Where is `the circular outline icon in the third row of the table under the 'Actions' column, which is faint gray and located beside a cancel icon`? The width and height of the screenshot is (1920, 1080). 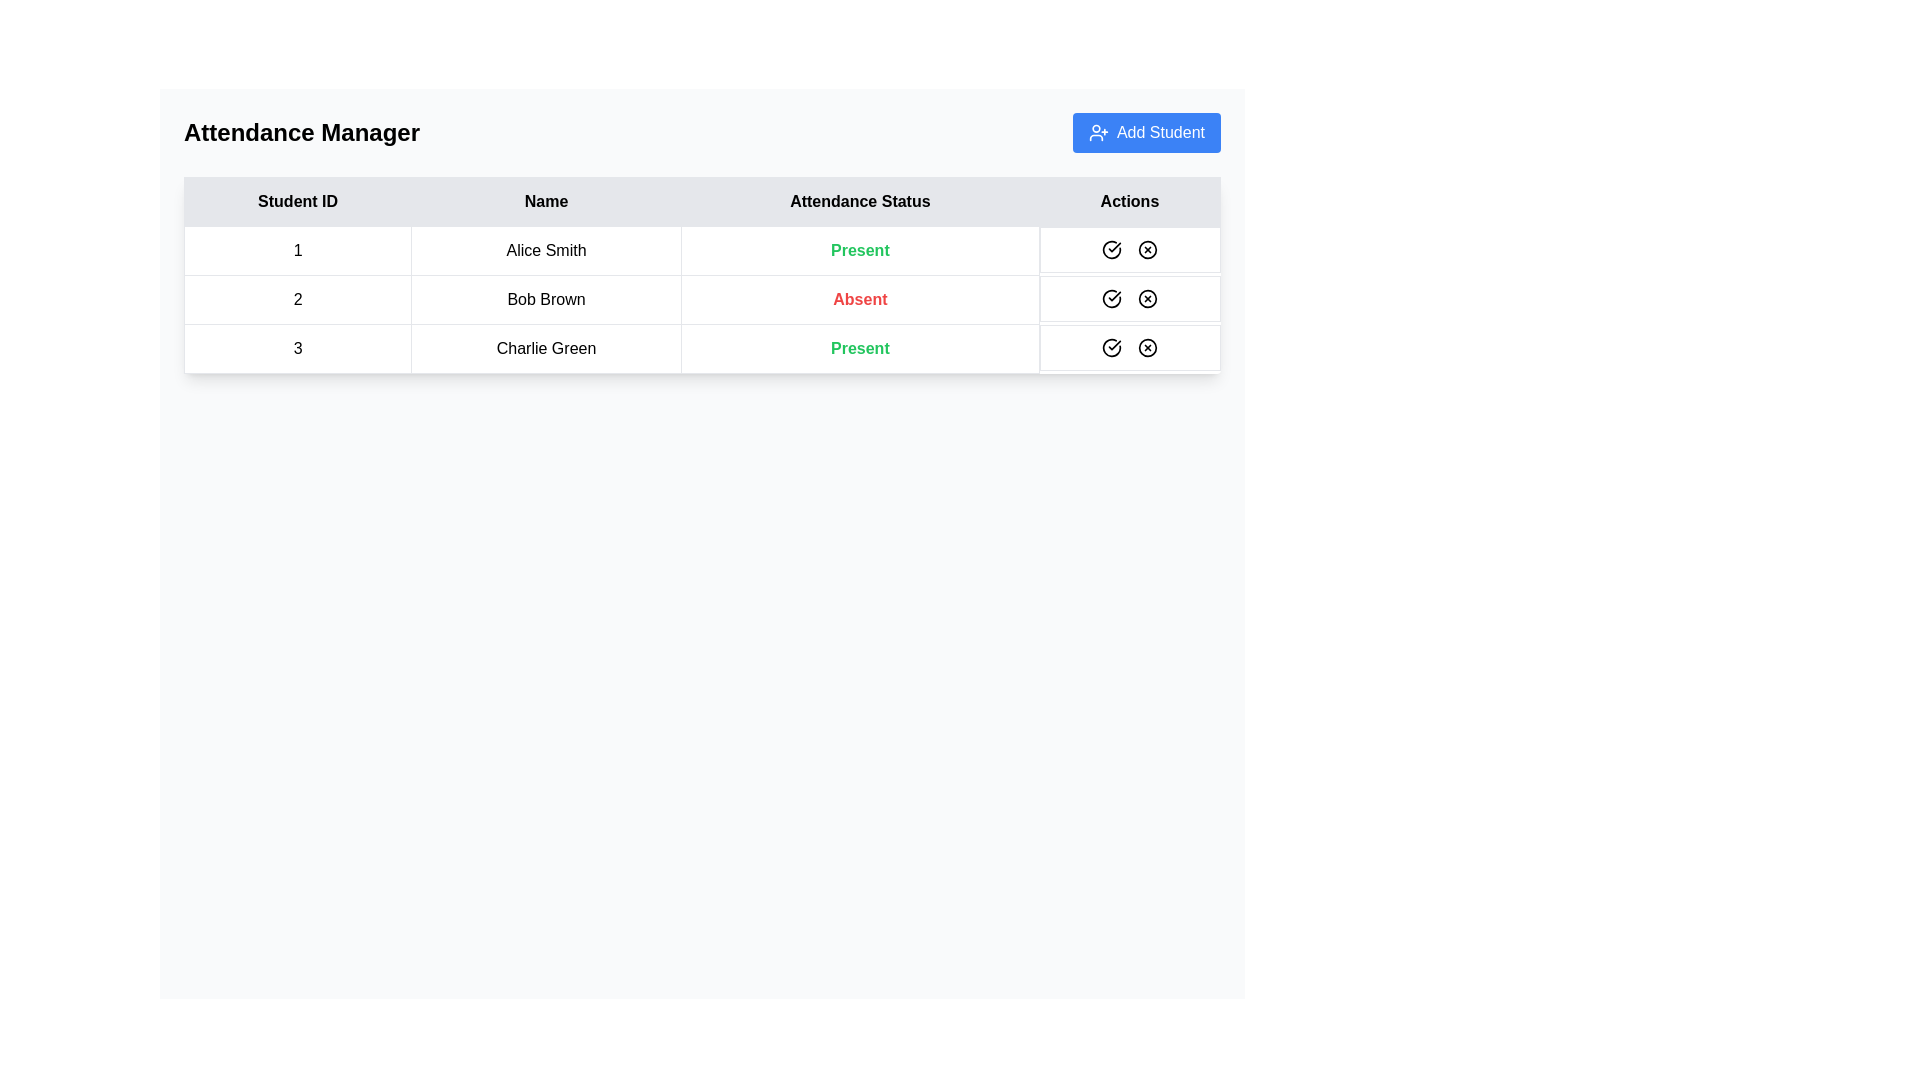 the circular outline icon in the third row of the table under the 'Actions' column, which is faint gray and located beside a cancel icon is located at coordinates (1111, 346).